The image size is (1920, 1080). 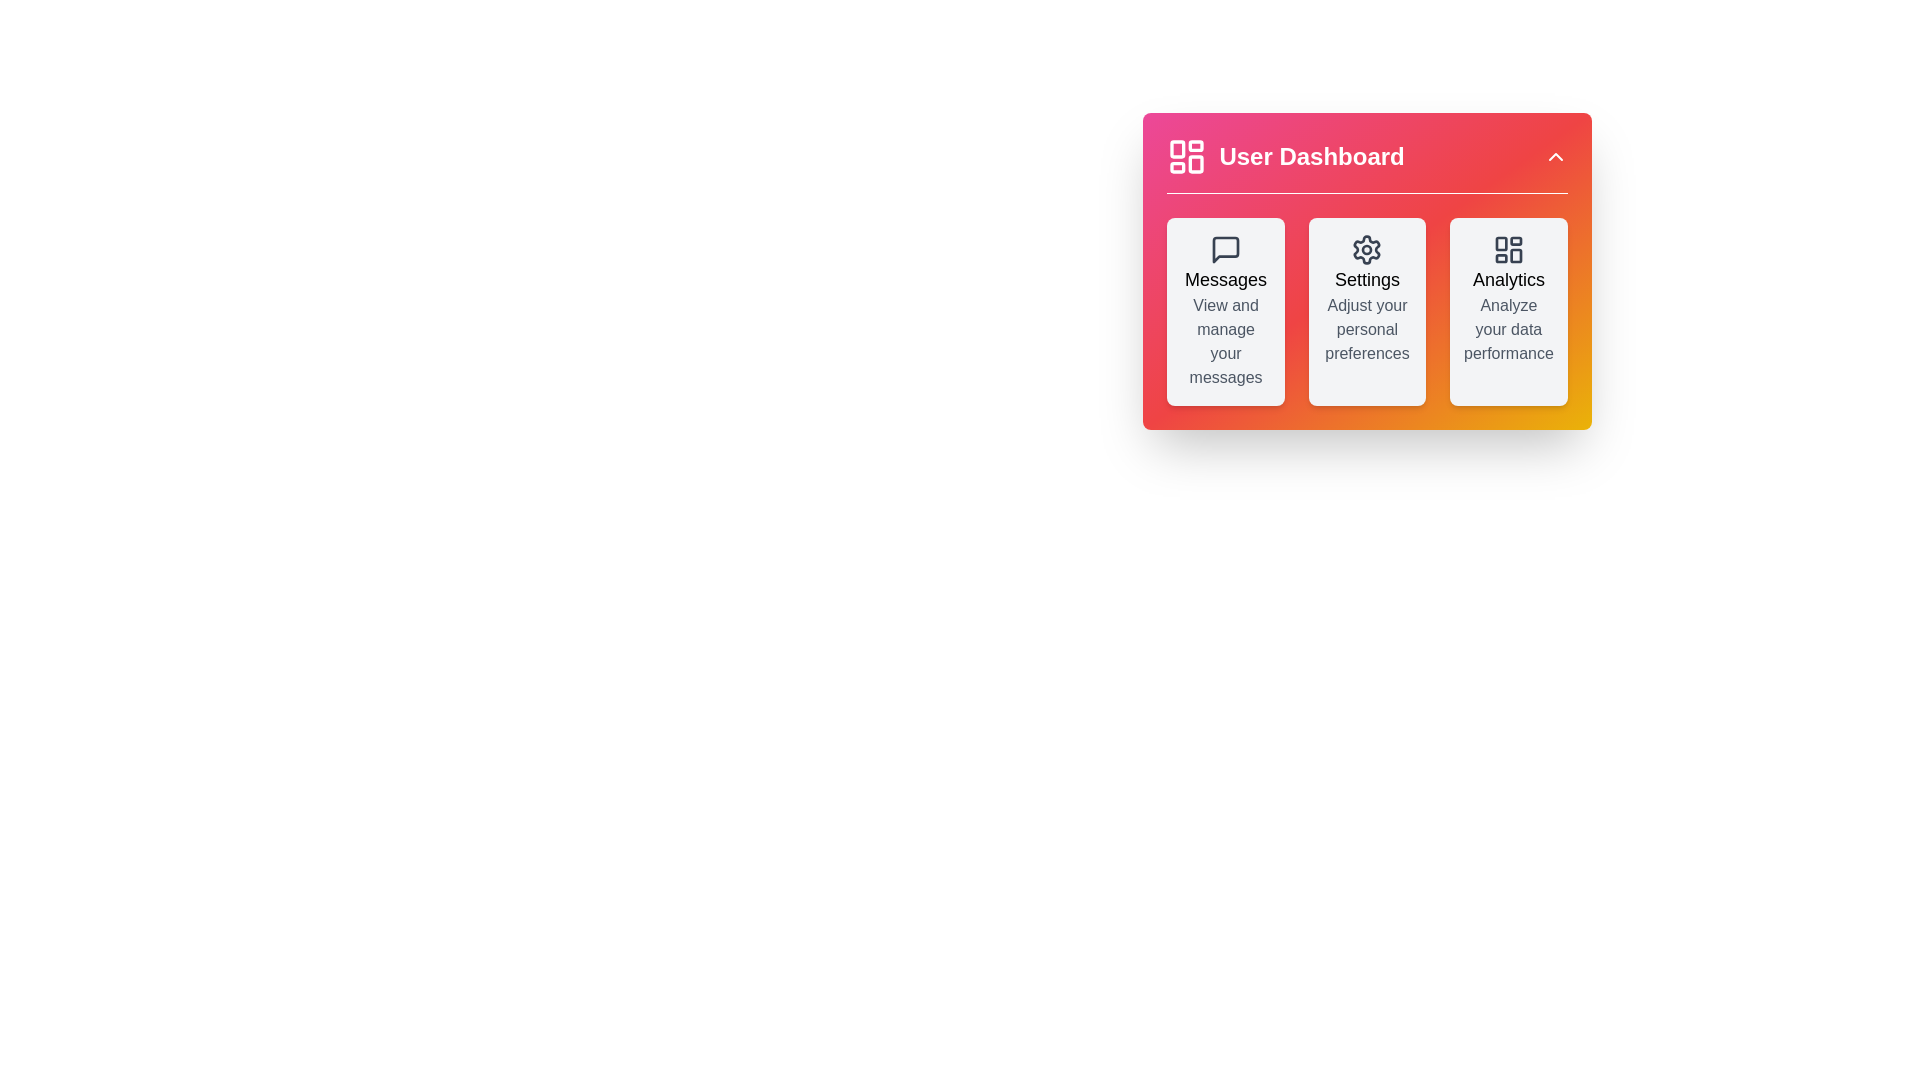 What do you see at coordinates (1366, 312) in the screenshot?
I see `the middle card in the Clickable card interface, which has a light gray background, rounded corners, a gear icon, bold text 'Settings', and a subtitle 'Adjust your personal preferences'` at bounding box center [1366, 312].